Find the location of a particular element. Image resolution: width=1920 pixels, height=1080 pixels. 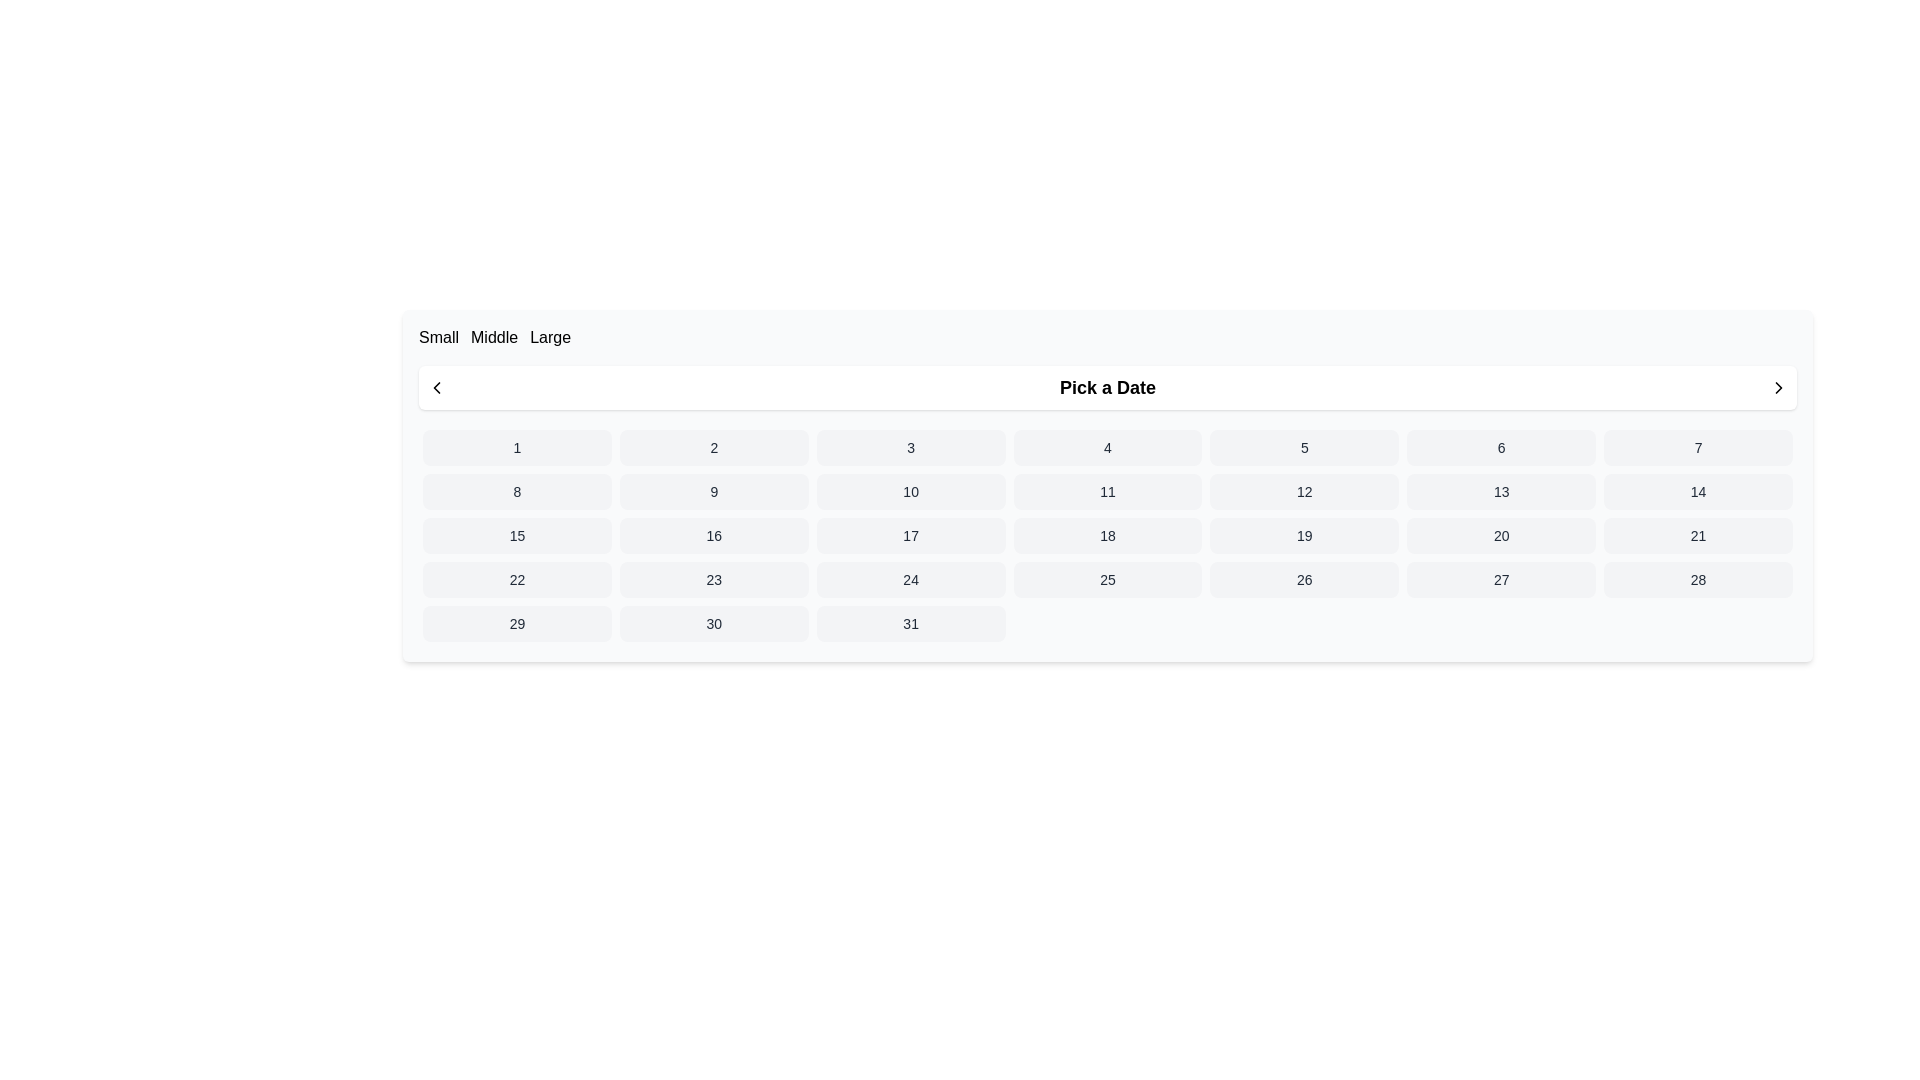

the button labeled '31' which is located in the bottom-most row of a grid layout, seventh column from the left, to change its background color is located at coordinates (910, 623).